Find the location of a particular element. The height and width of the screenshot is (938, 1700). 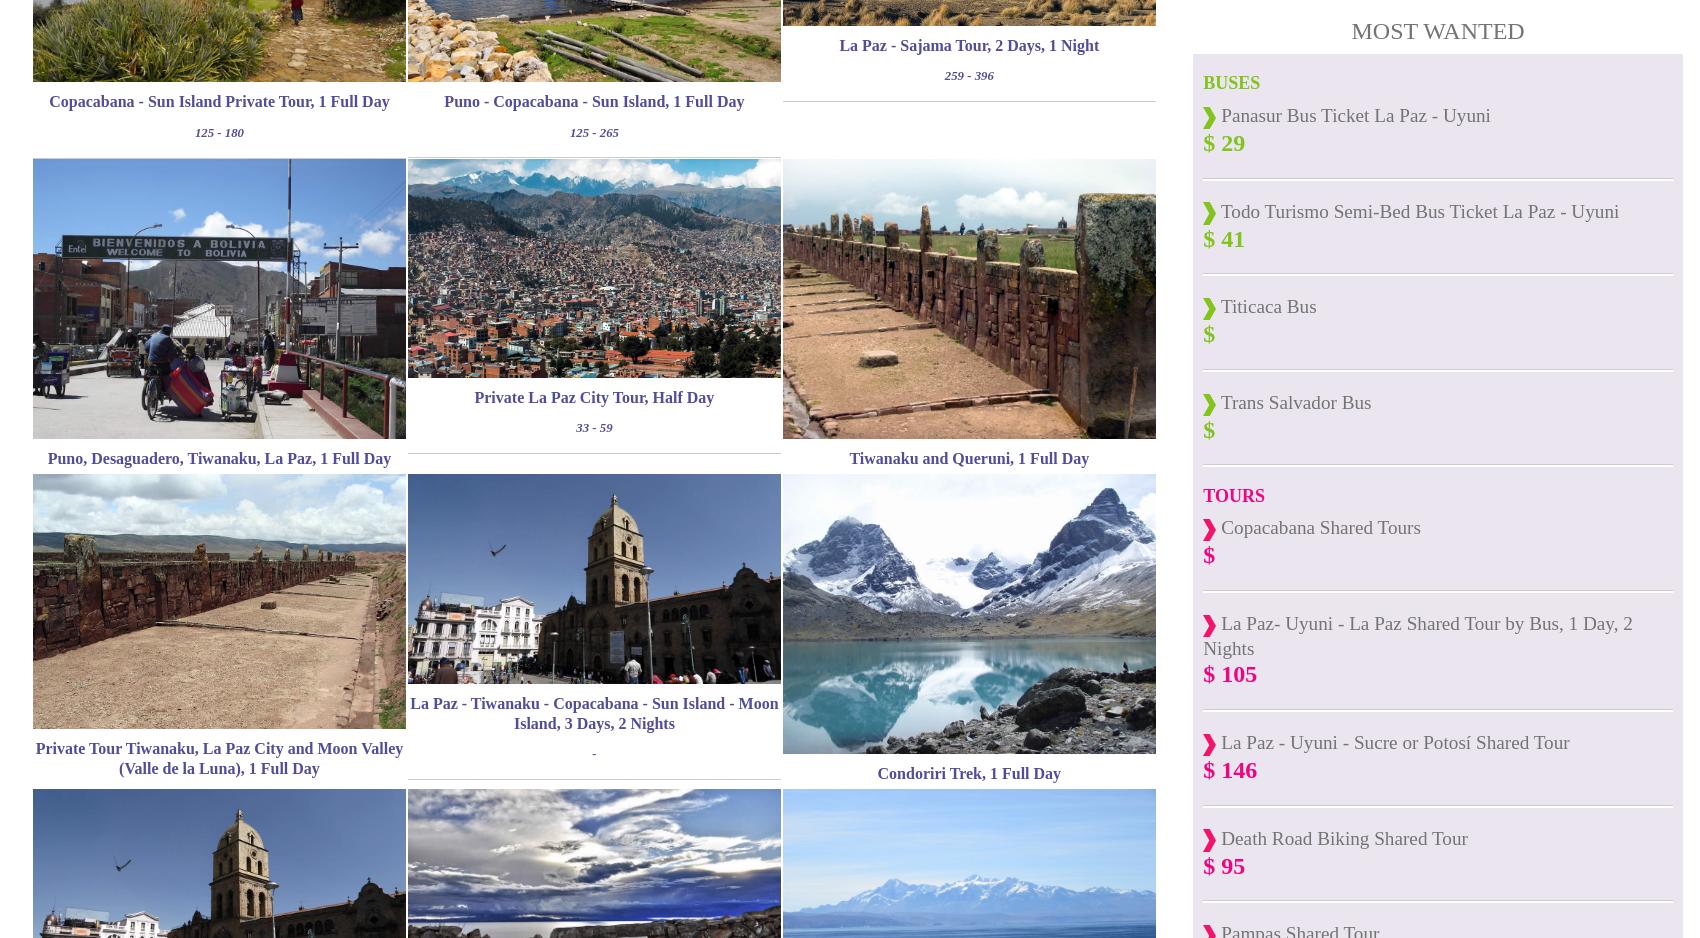

'$ 146' is located at coordinates (1228, 768).